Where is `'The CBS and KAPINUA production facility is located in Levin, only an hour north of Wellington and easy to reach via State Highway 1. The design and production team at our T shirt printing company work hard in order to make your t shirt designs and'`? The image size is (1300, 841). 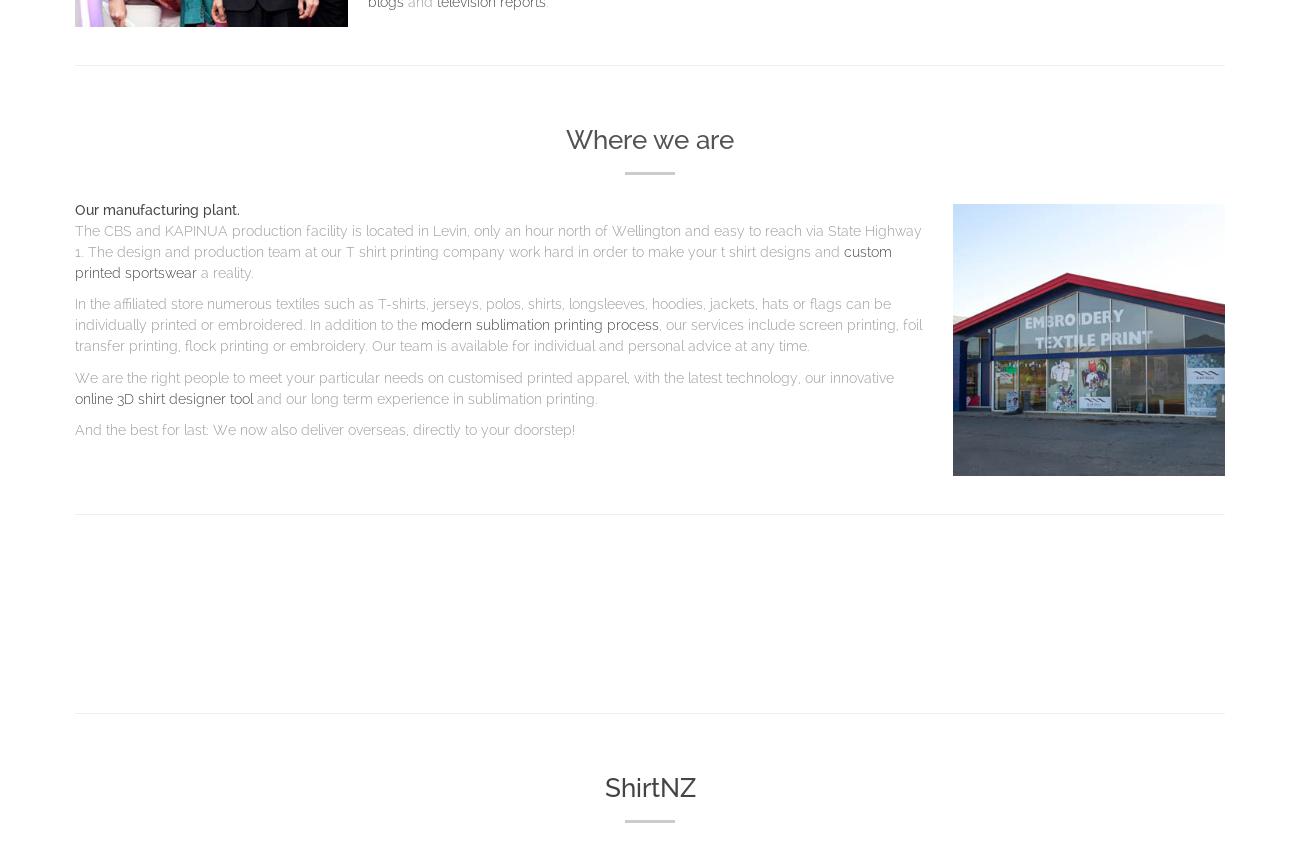 'The CBS and KAPINUA production facility is located in Levin, only an hour north of Wellington and easy to reach via State Highway 1. The design and production team at our T shirt printing company work hard in order to make your t shirt designs and' is located at coordinates (75, 239).